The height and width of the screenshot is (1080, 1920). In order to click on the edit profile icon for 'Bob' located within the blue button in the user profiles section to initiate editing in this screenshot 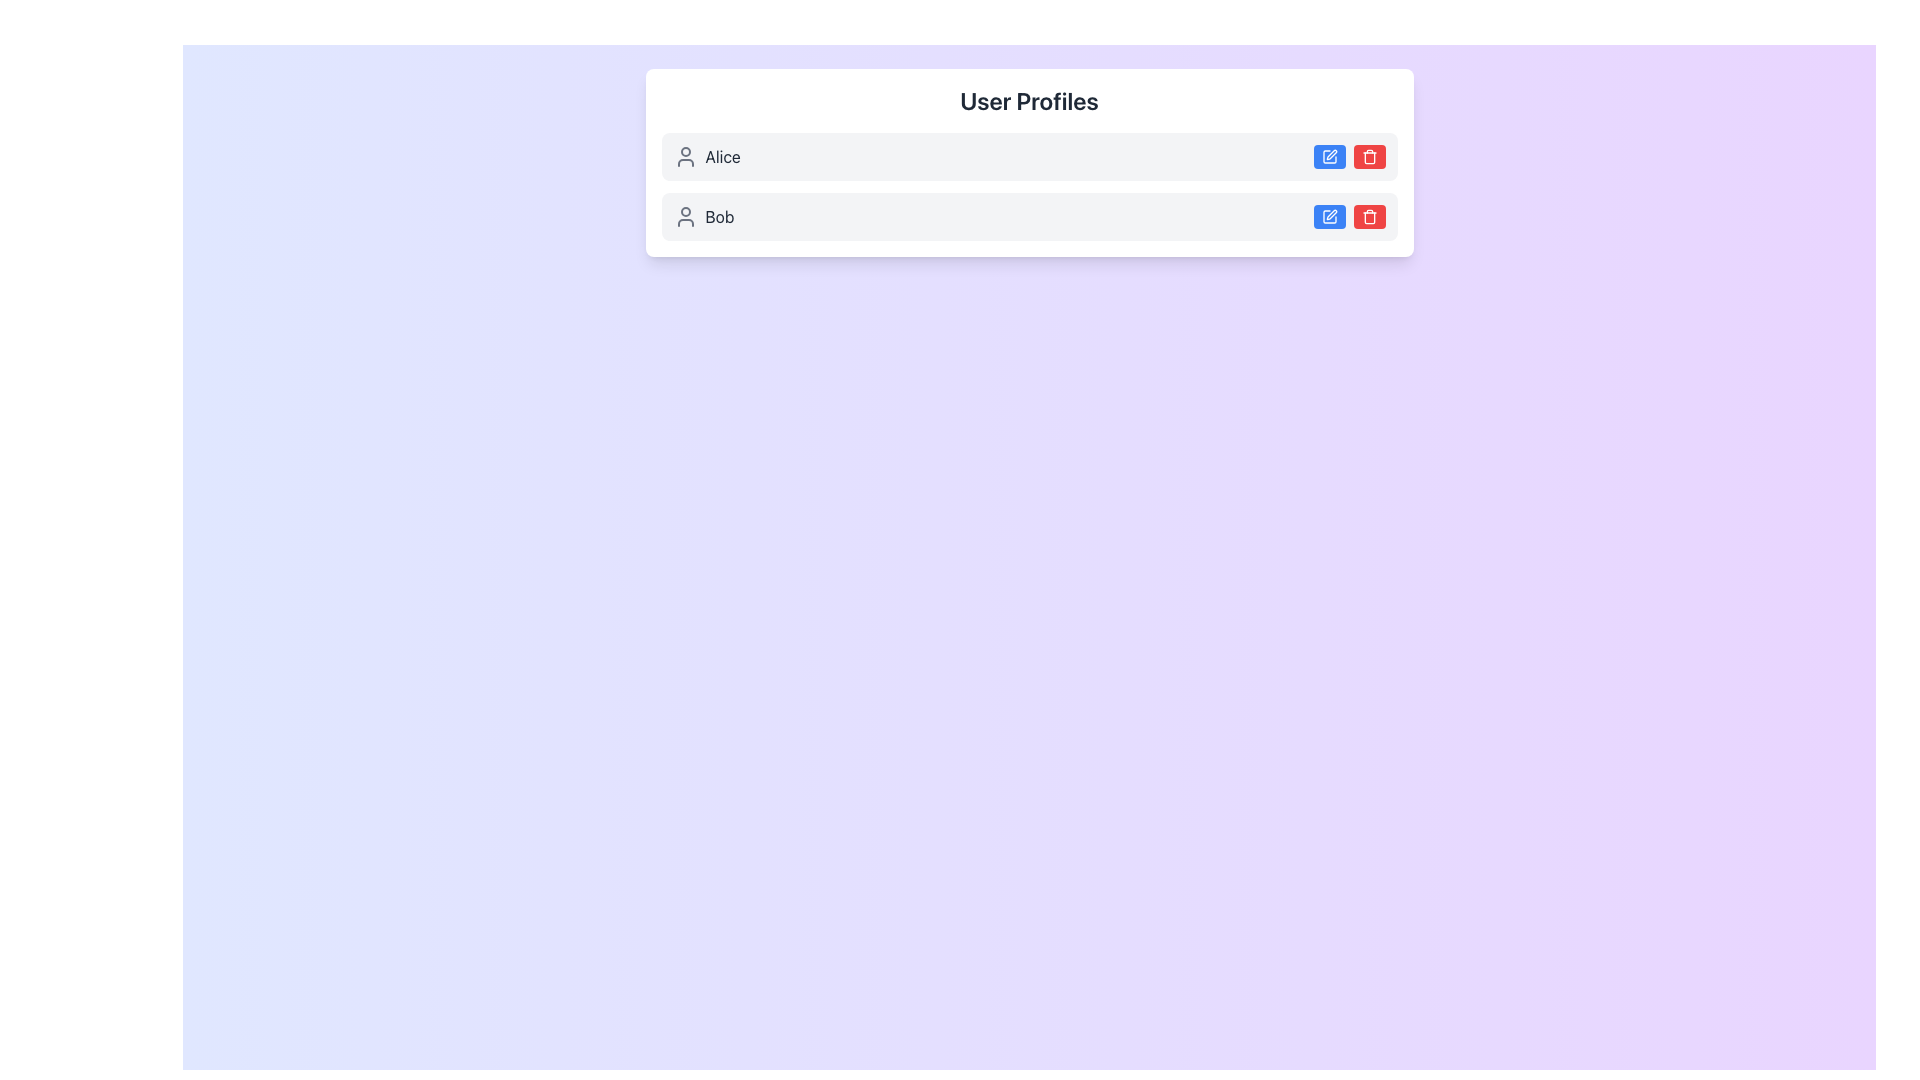, I will do `click(1330, 215)`.